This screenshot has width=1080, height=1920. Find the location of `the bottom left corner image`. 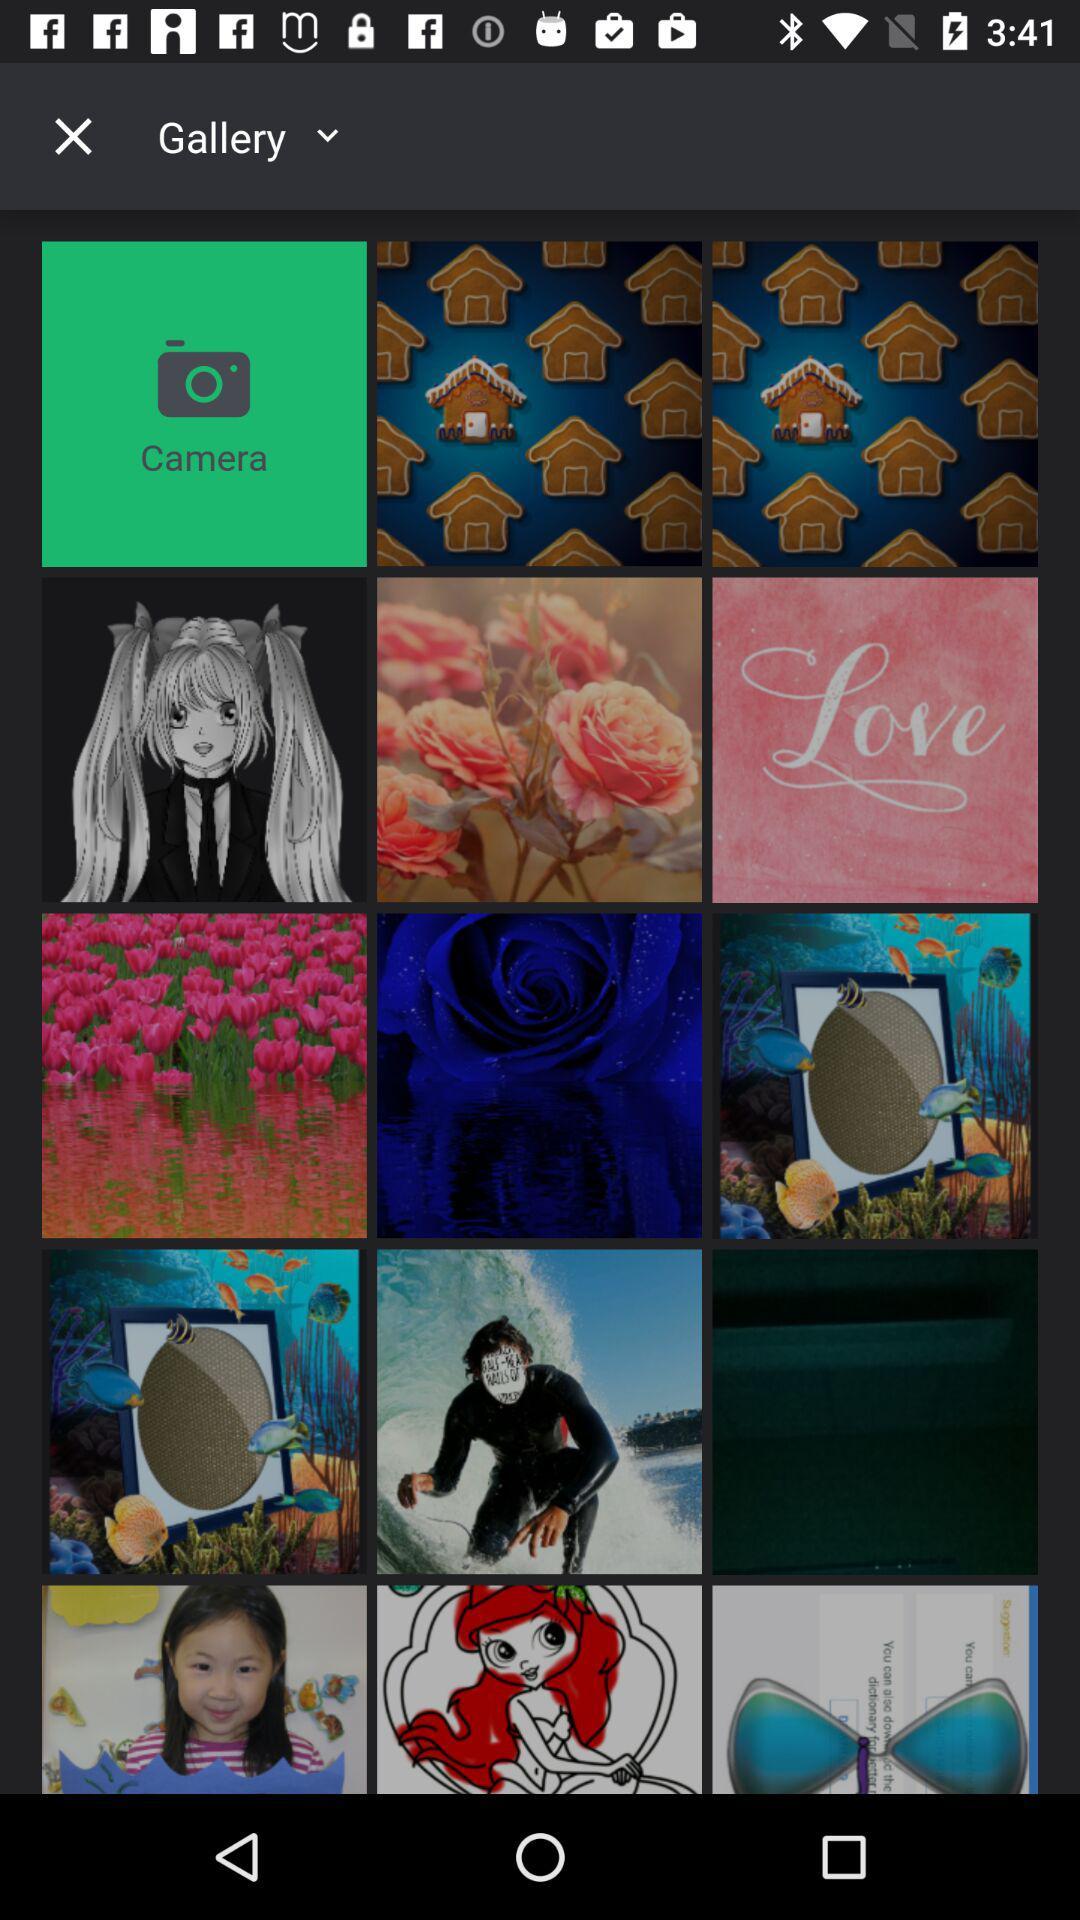

the bottom left corner image is located at coordinates (204, 1688).